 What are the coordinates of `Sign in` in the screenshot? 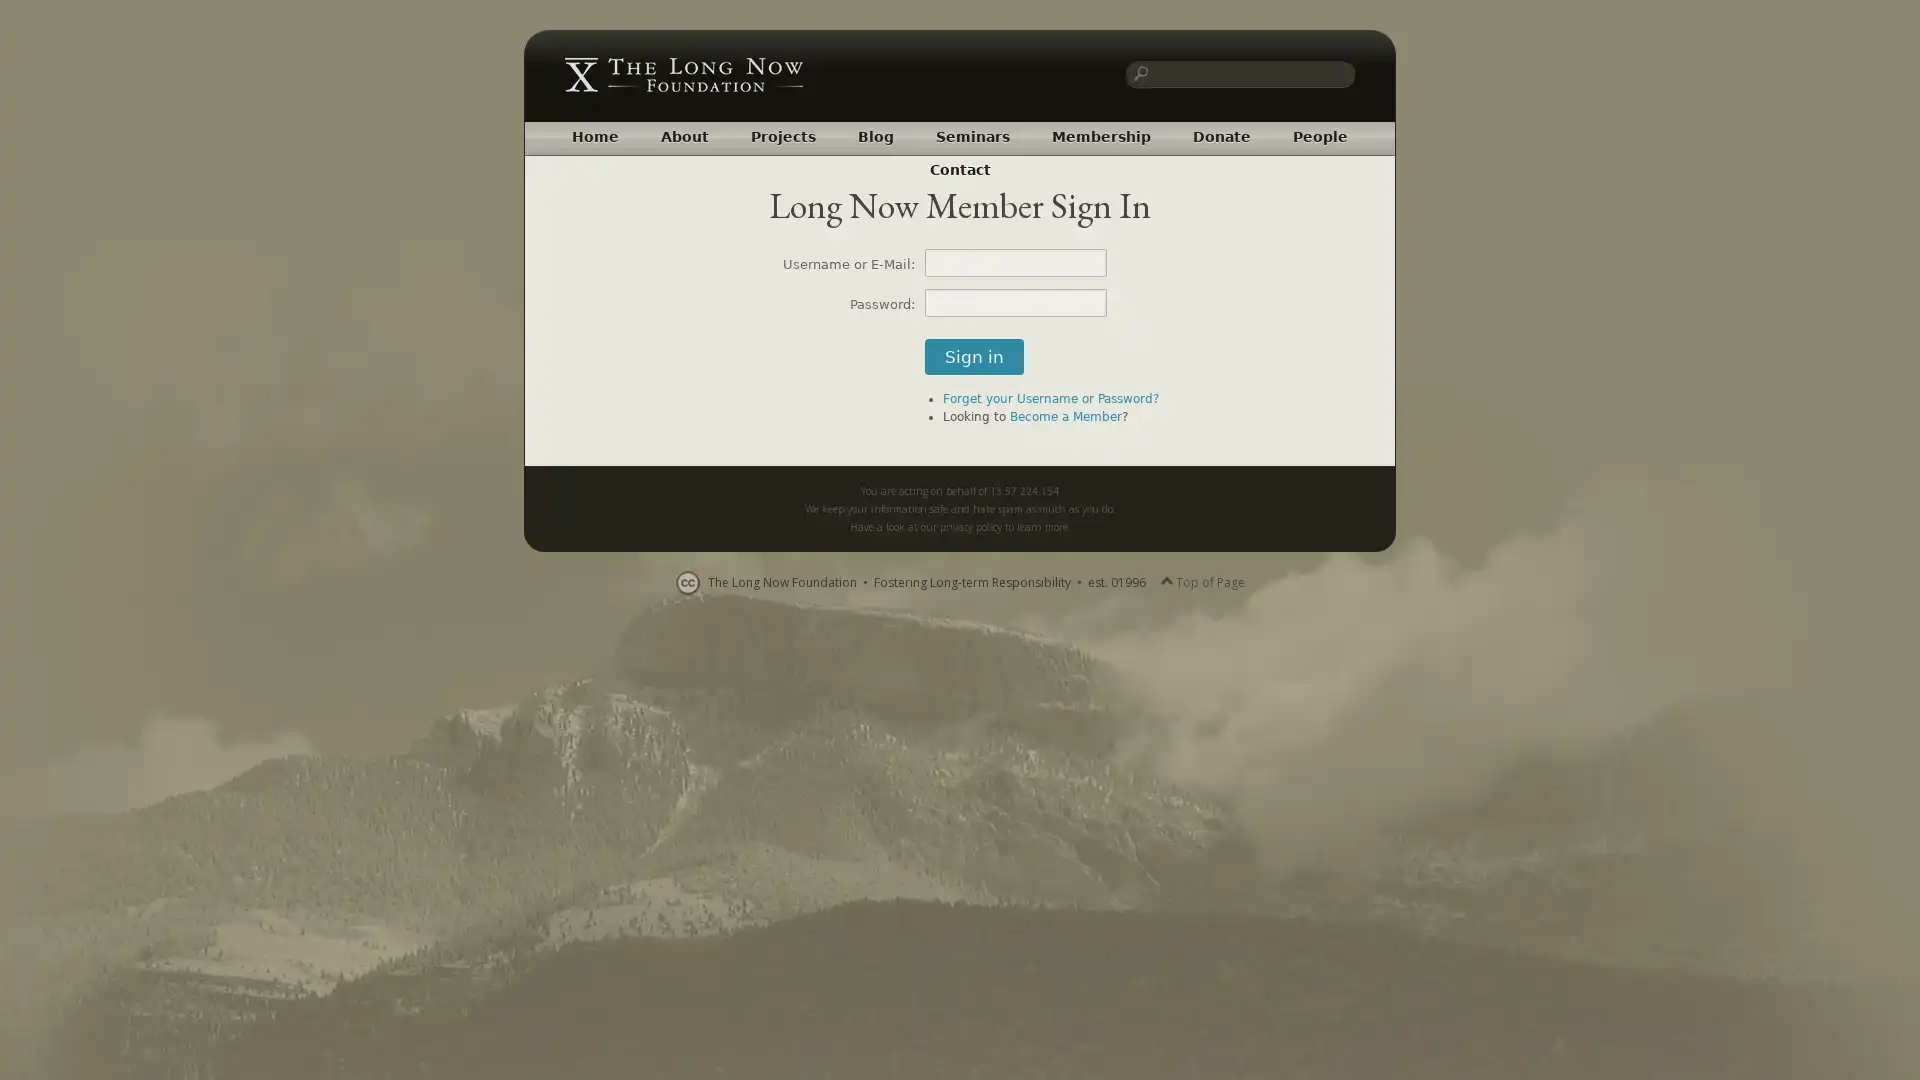 It's located at (974, 356).